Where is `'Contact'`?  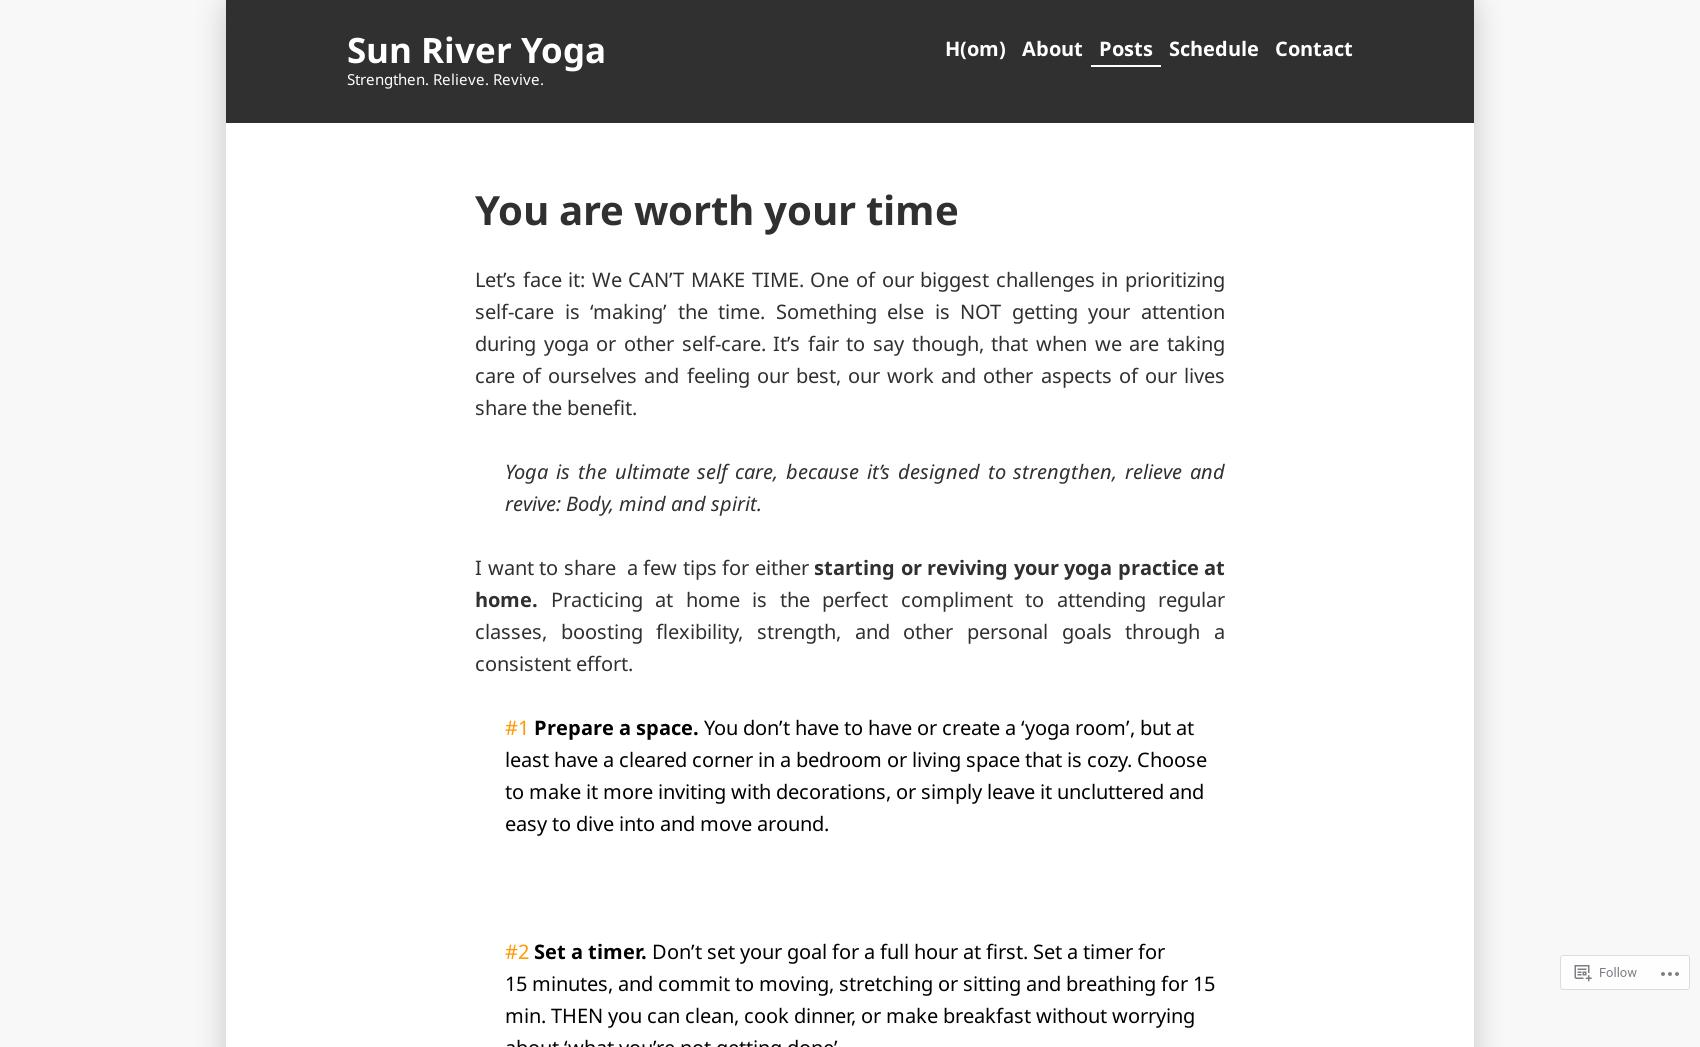
'Contact' is located at coordinates (1313, 47).